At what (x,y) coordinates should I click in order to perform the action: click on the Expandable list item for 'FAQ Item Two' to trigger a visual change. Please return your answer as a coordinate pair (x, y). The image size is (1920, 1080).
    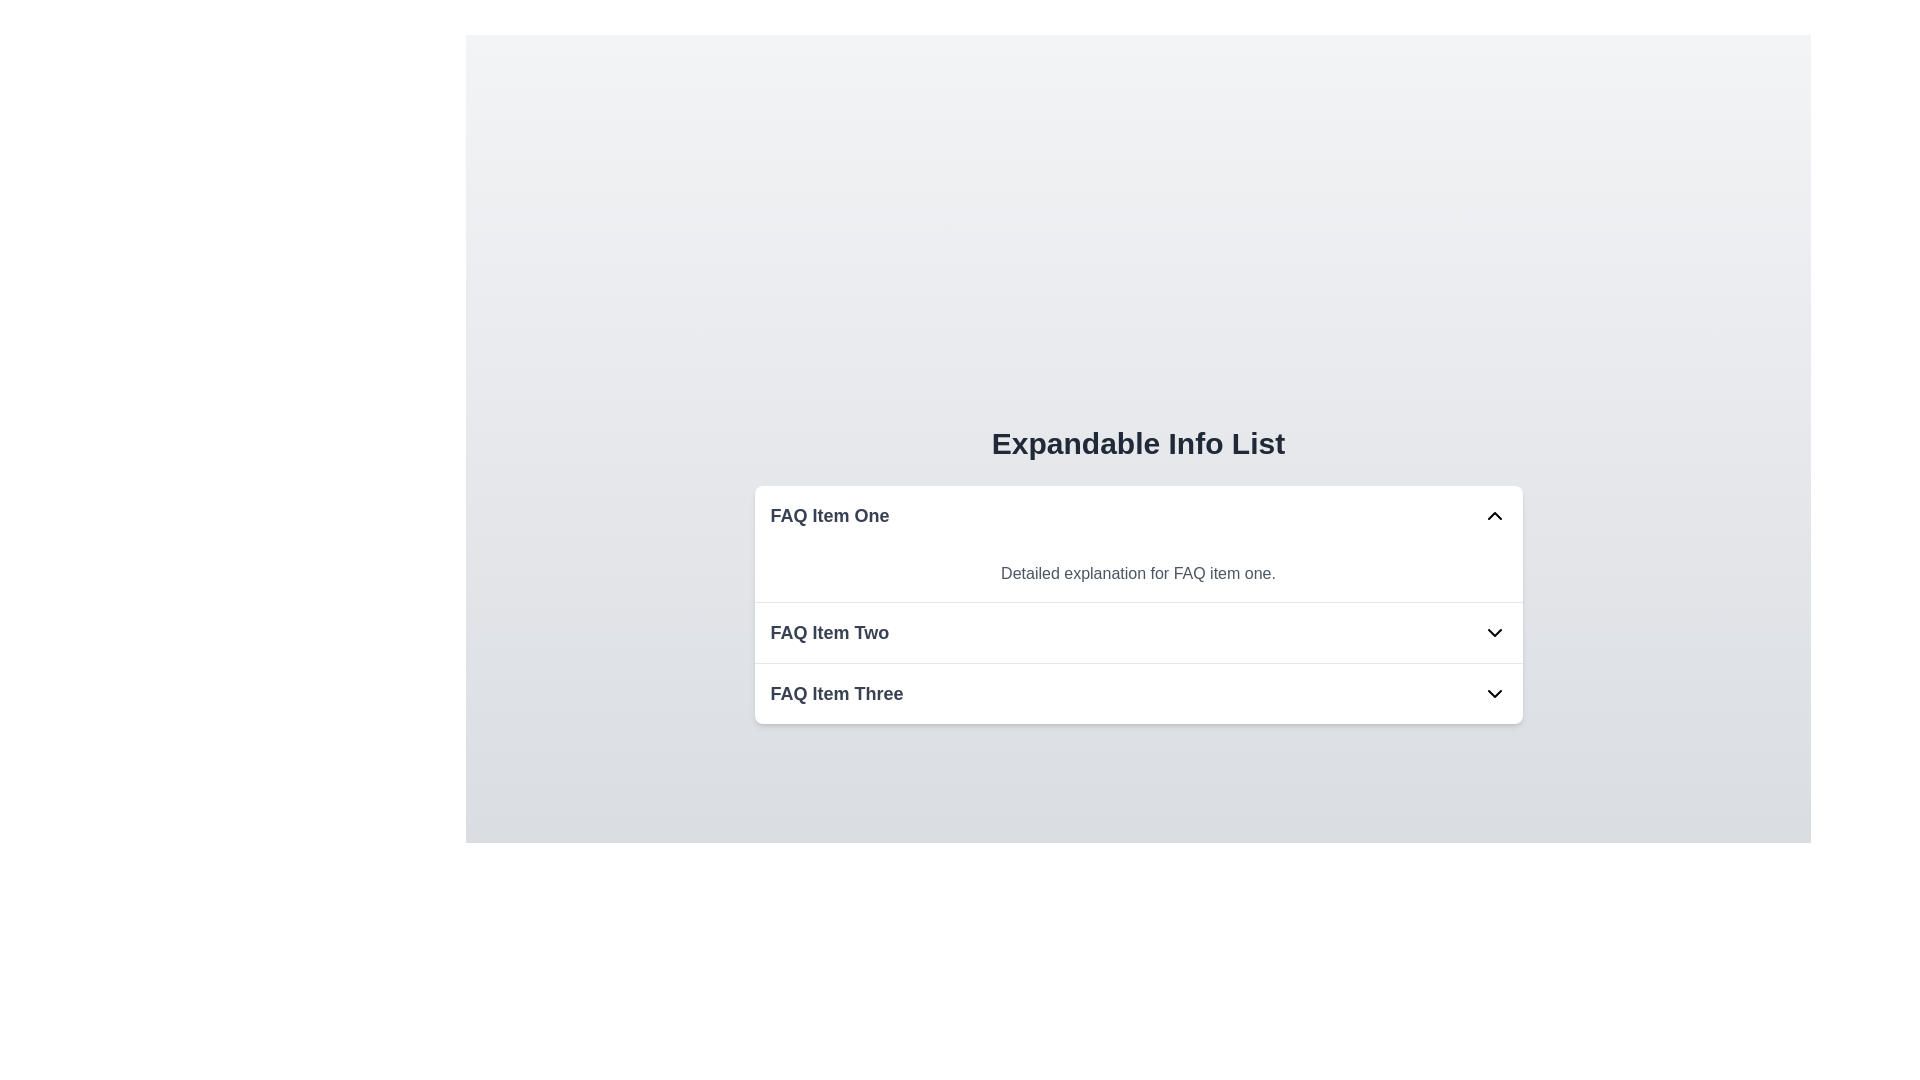
    Looking at the image, I should click on (1138, 632).